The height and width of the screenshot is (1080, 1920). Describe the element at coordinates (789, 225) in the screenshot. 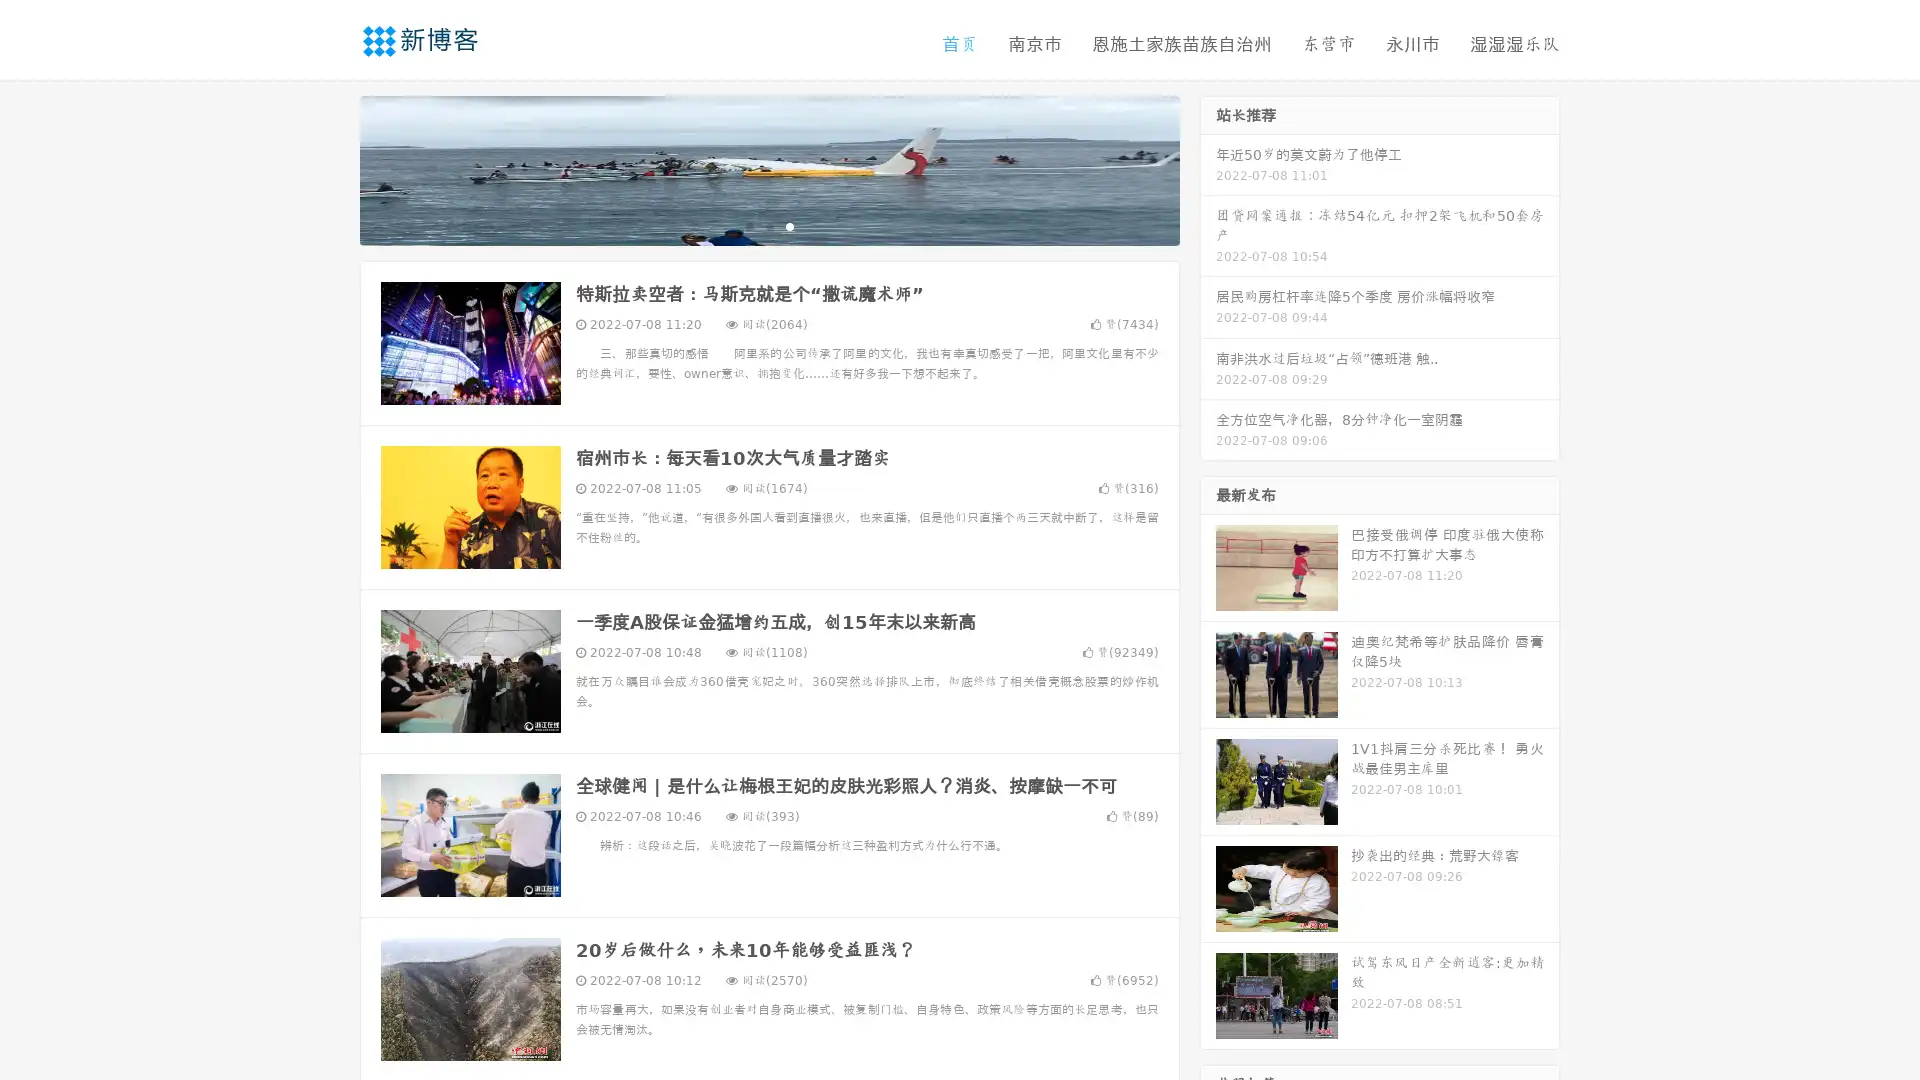

I see `Go to slide 3` at that location.